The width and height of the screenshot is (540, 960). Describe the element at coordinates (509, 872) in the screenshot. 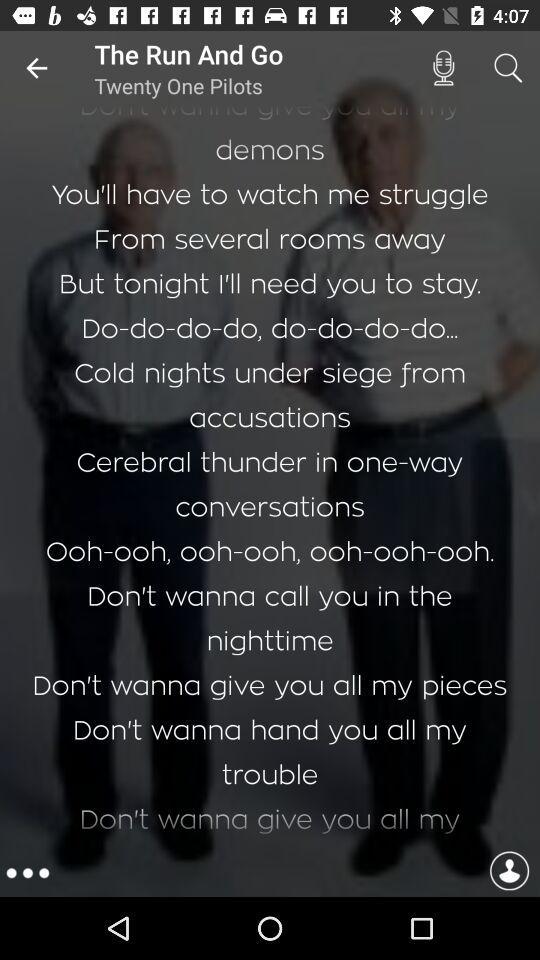

I see `the avatar icon` at that location.